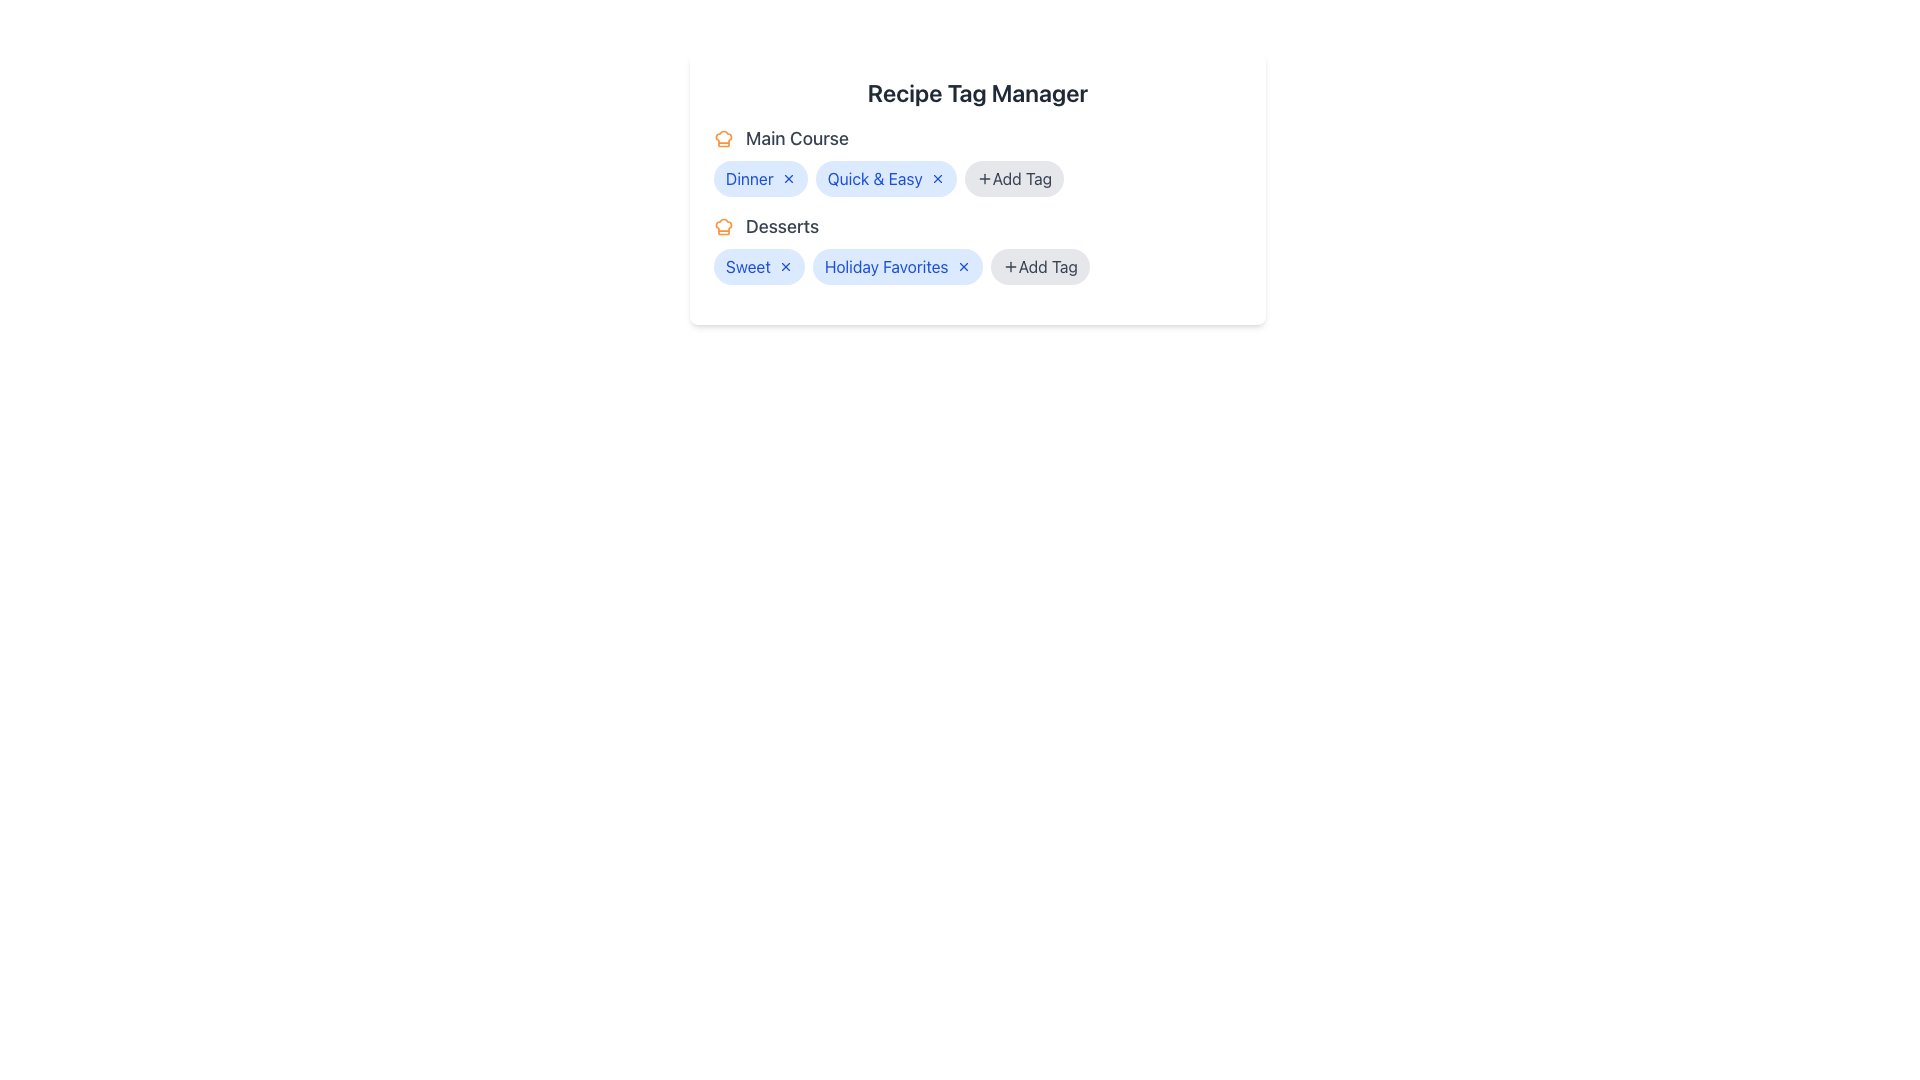 The image size is (1920, 1080). I want to click on the Text Label indicating the tag or category associated with the 'Main Course' section, which is the first item next to 'Quick & Easy', so click(748, 177).